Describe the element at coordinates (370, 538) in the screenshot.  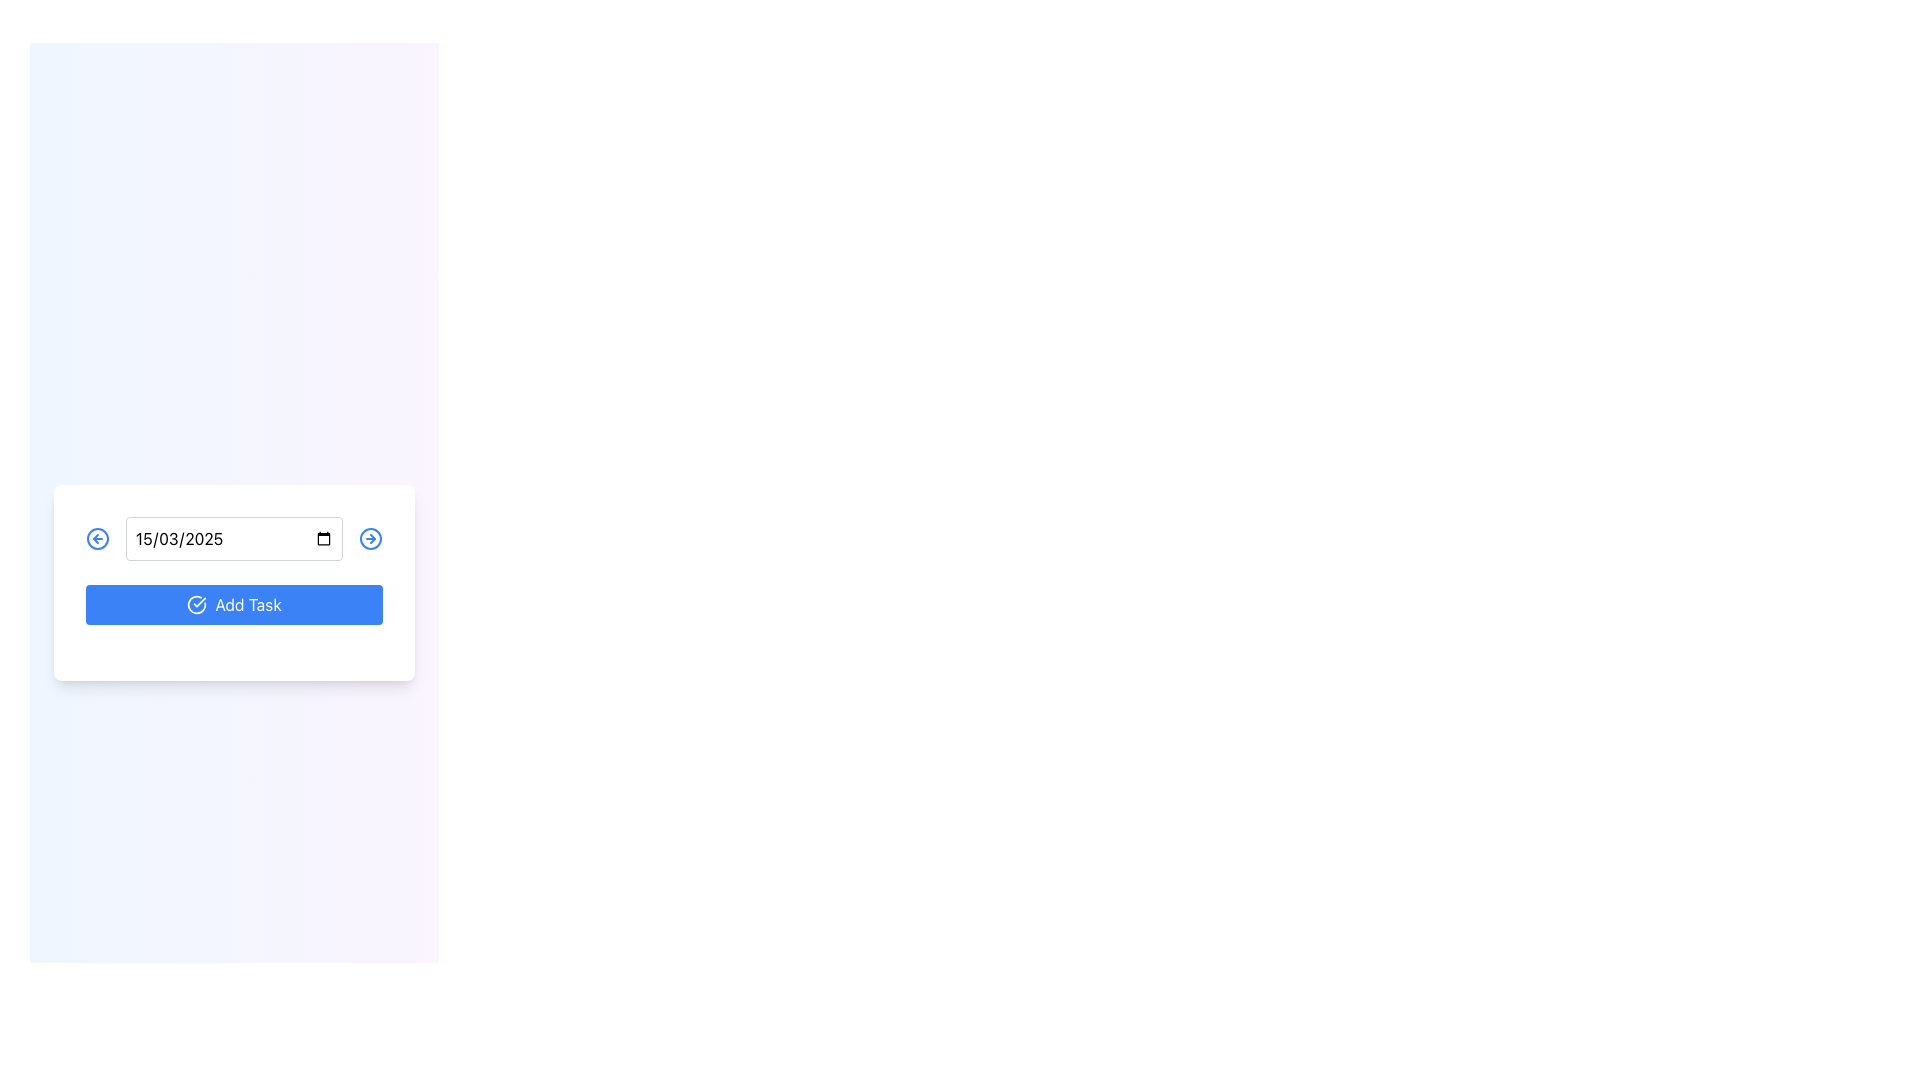
I see `the SVG circle element that is part of the decorative arrow icon indicating a forward action` at that location.